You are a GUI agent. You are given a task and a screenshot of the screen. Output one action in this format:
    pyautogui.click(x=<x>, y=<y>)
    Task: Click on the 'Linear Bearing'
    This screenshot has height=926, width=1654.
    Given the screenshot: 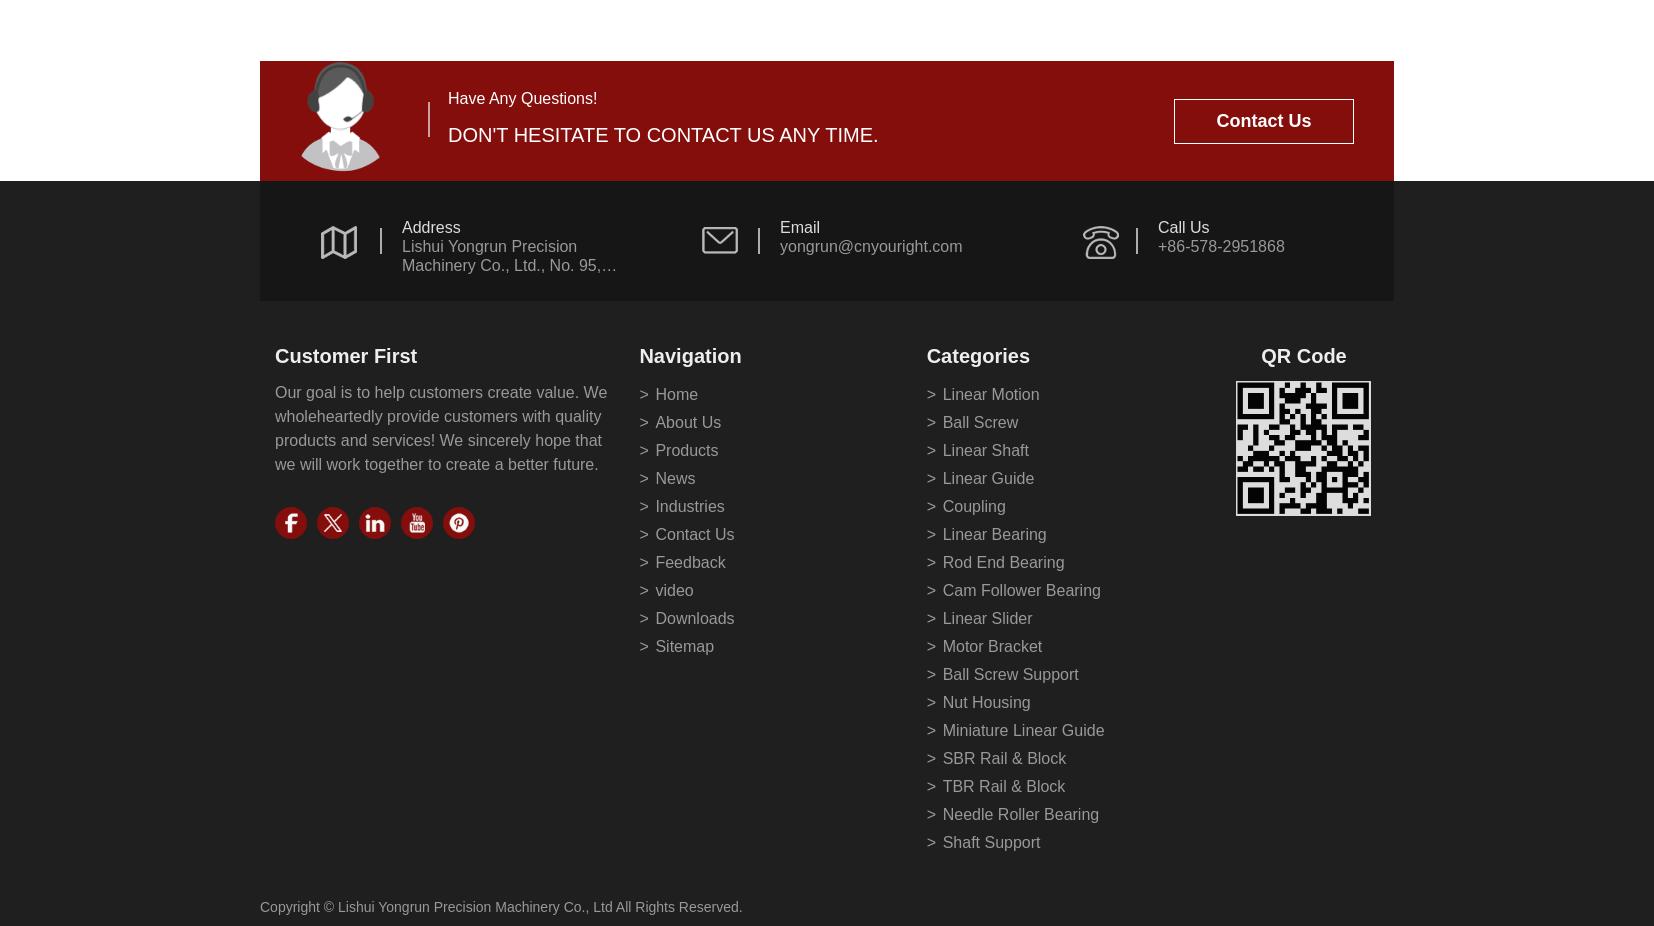 What is the action you would take?
    pyautogui.click(x=993, y=533)
    